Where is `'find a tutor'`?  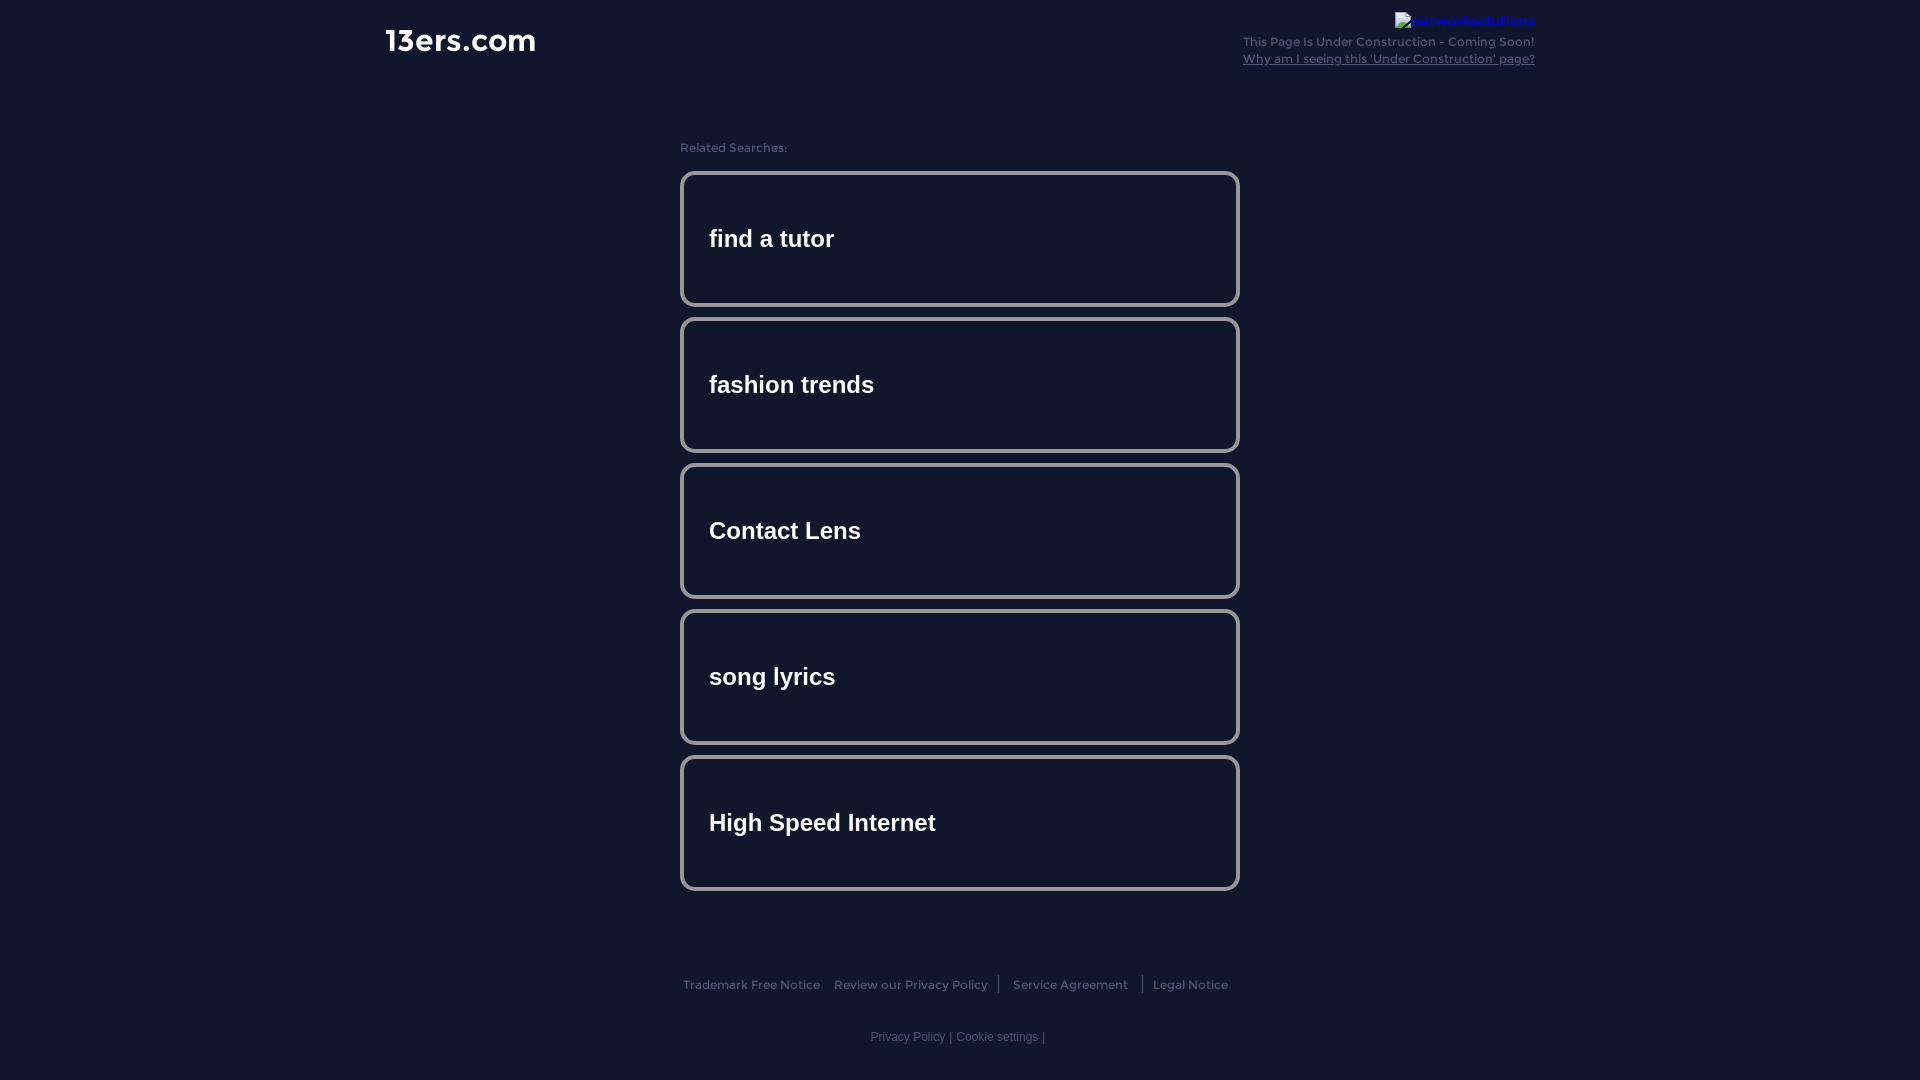 'find a tutor' is located at coordinates (960, 238).